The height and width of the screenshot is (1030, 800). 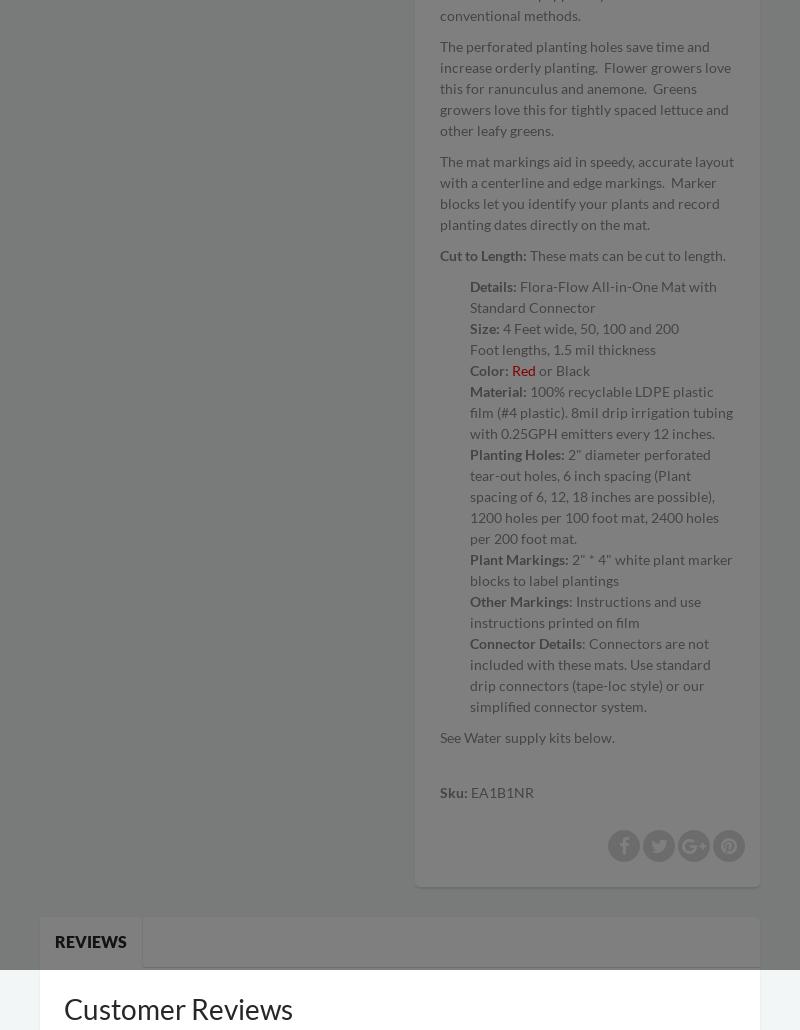 I want to click on 'Sku:', so click(x=454, y=791).